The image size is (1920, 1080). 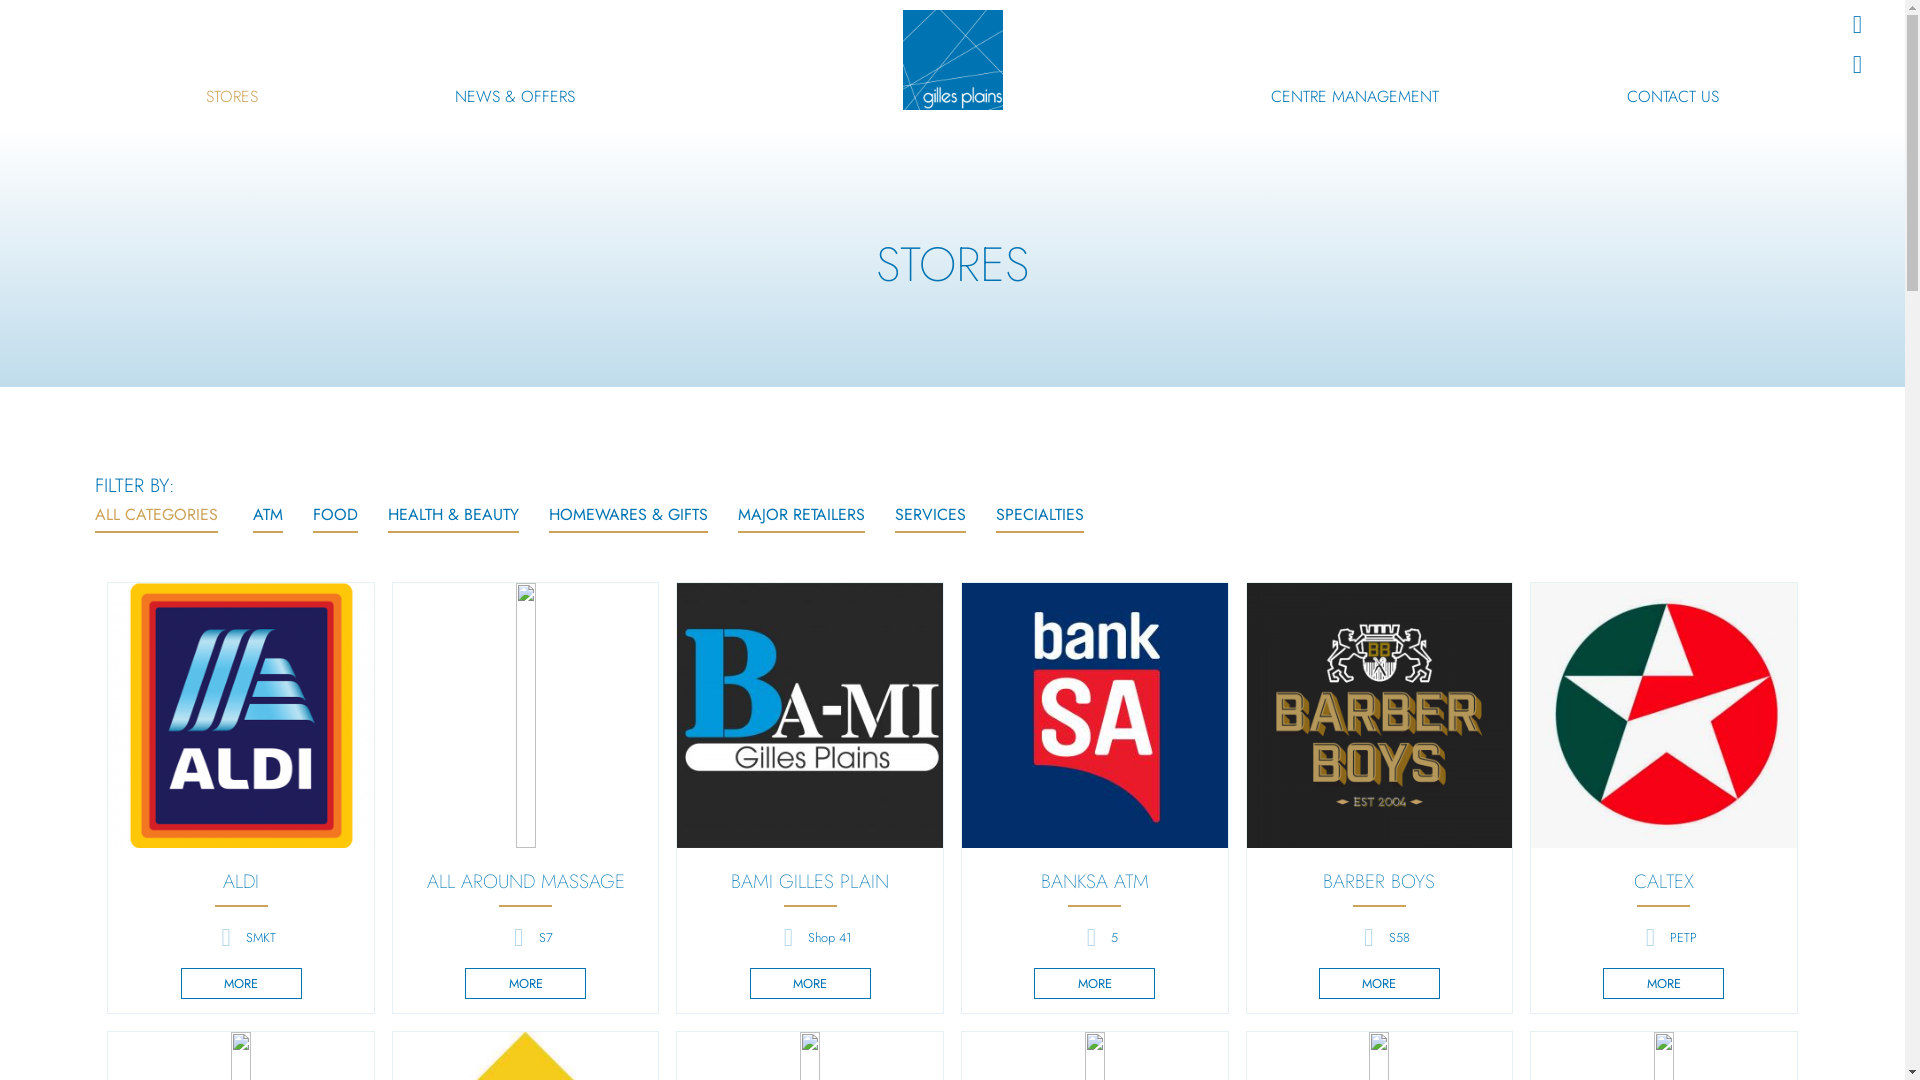 I want to click on 'NEWS & OFFERS', so click(x=514, y=96).